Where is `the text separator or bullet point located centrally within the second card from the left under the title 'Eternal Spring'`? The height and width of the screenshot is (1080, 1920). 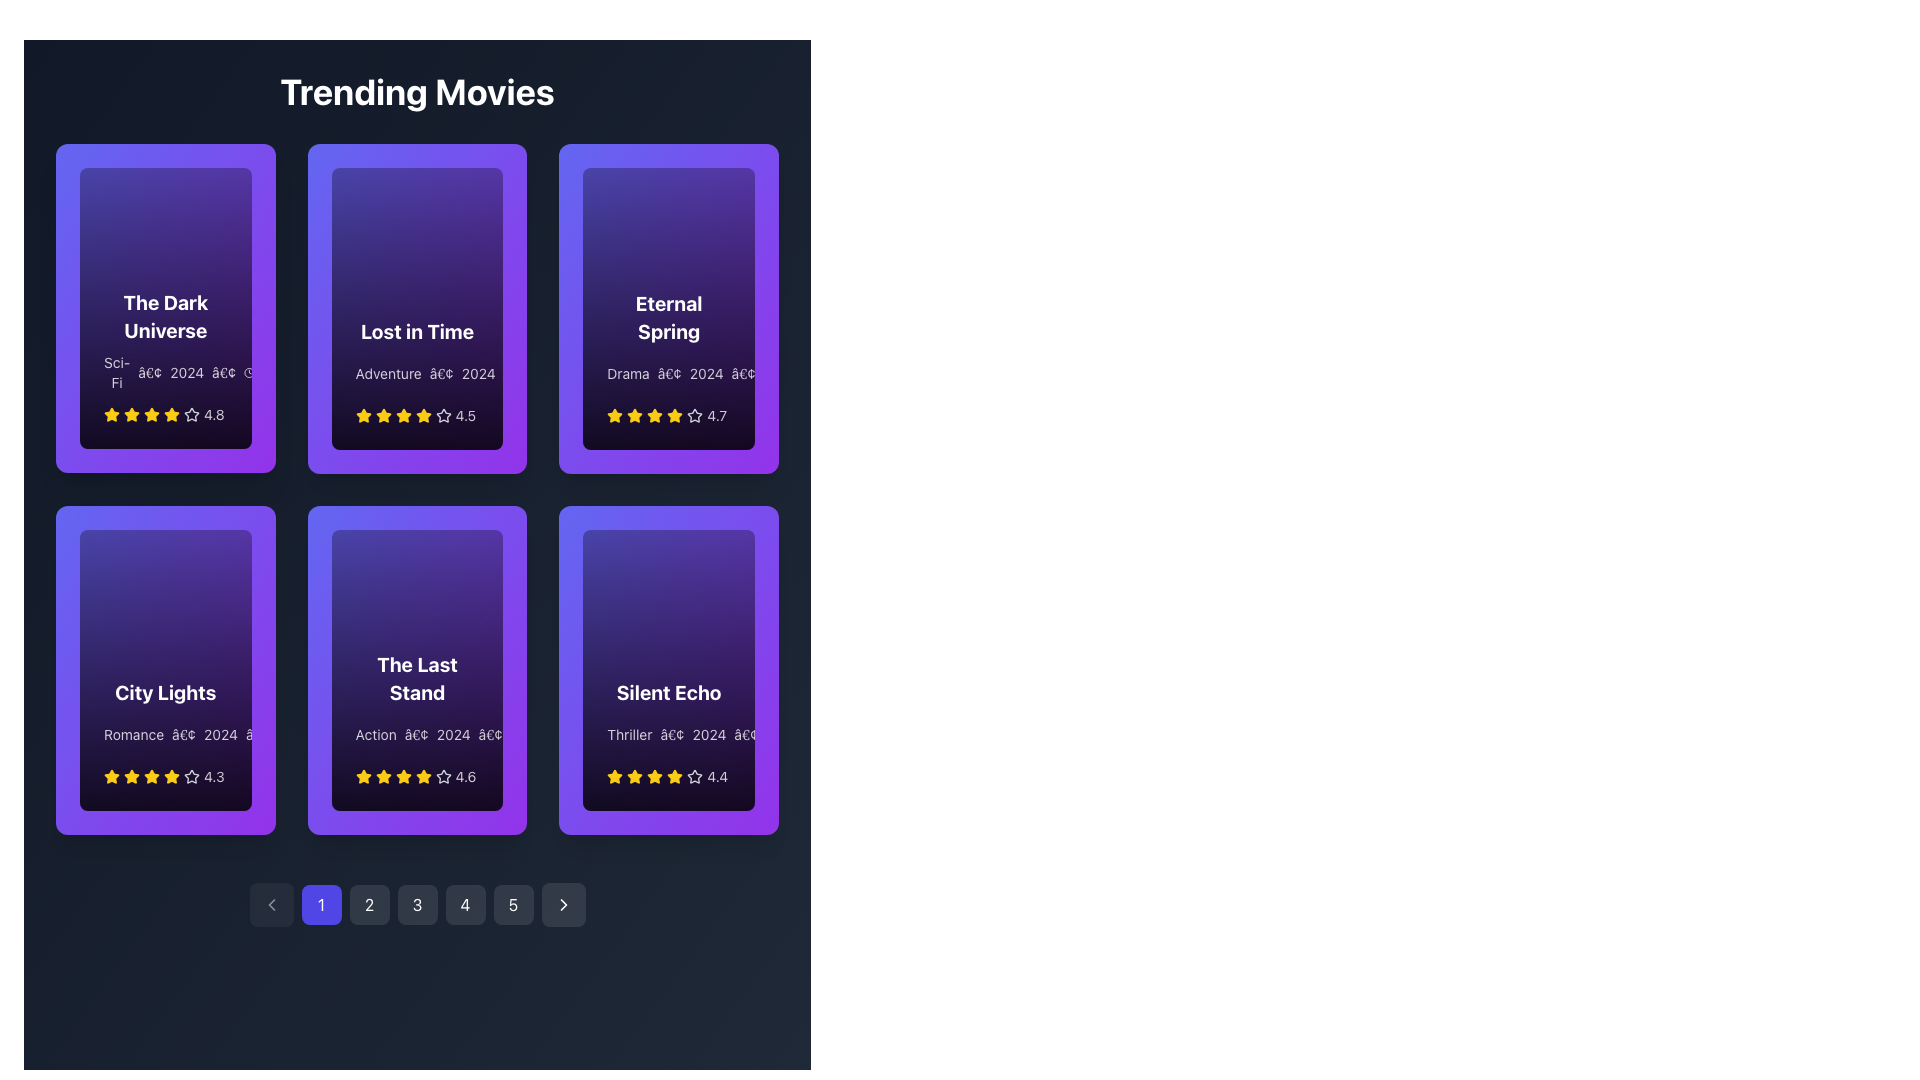
the text separator or bullet point located centrally within the second card from the left under the title 'Eternal Spring' is located at coordinates (669, 373).